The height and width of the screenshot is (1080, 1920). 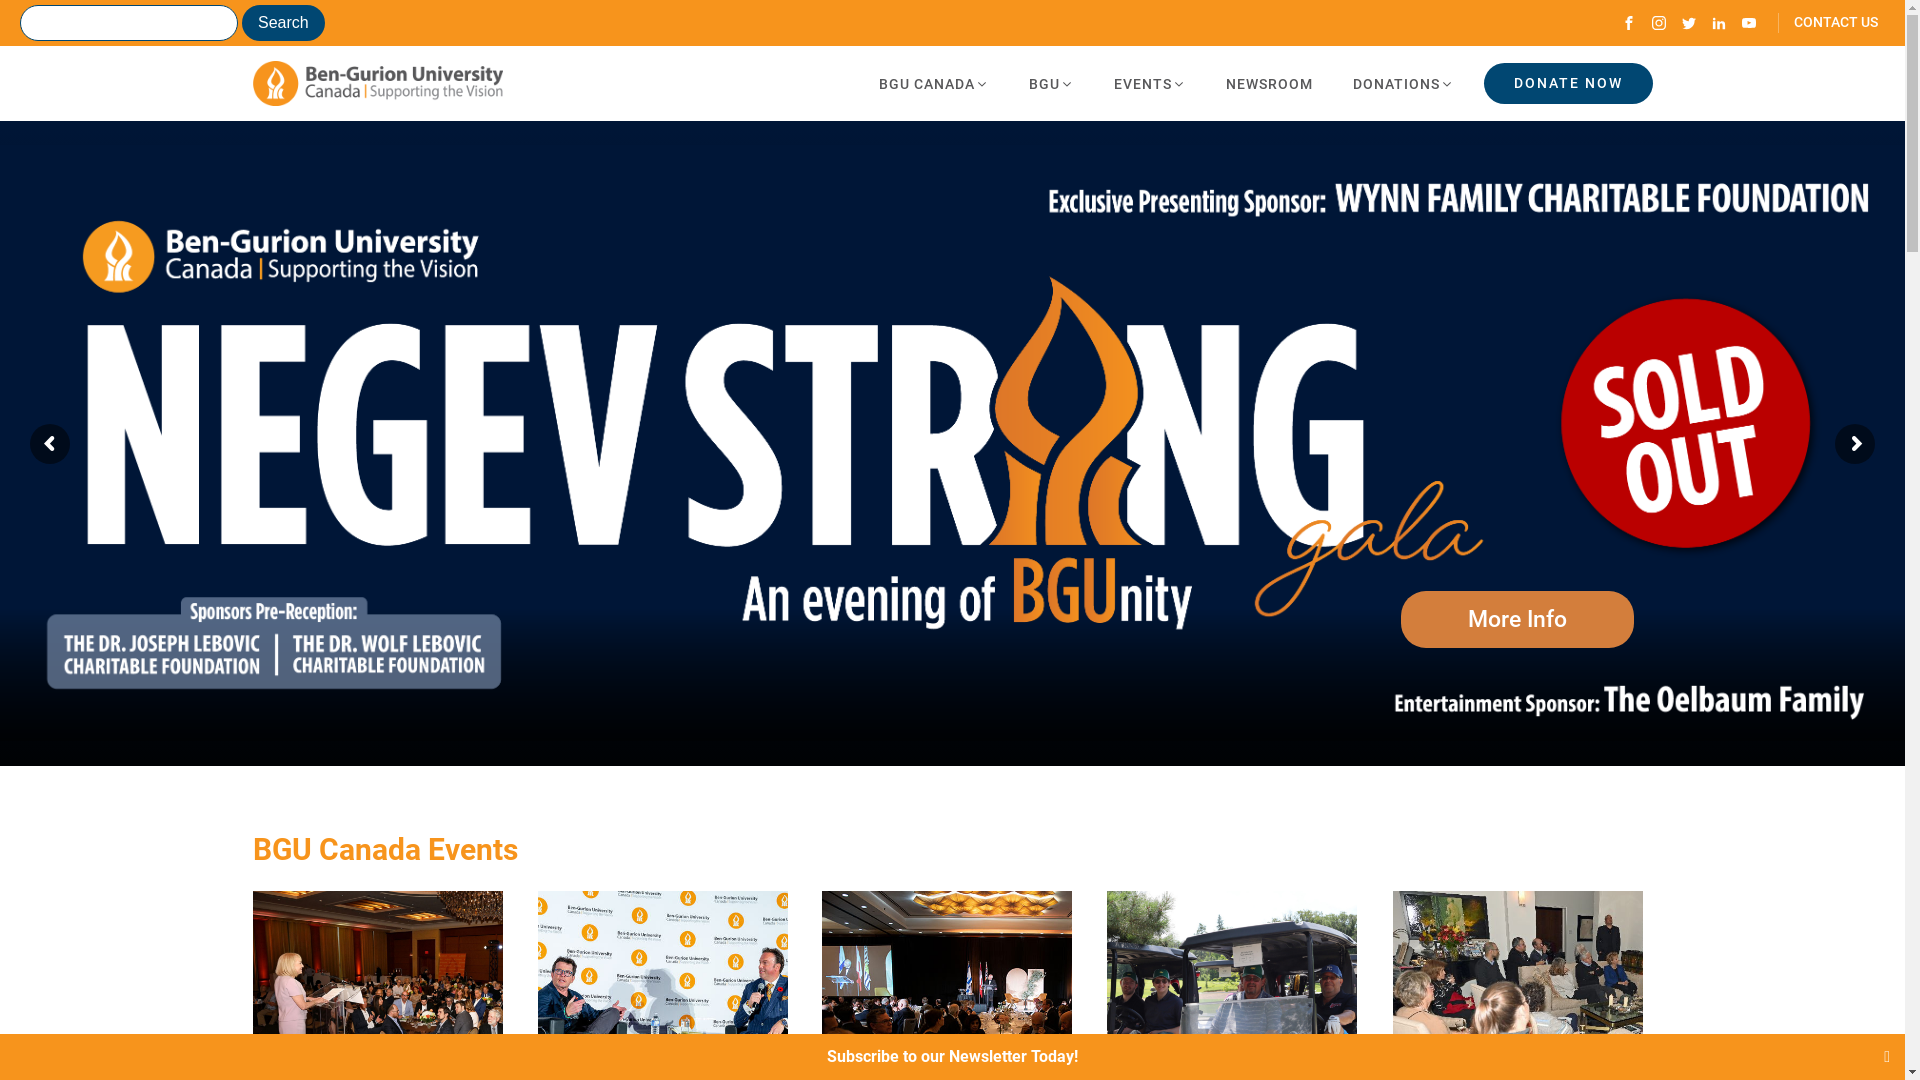 What do you see at coordinates (282, 23) in the screenshot?
I see `'Search'` at bounding box center [282, 23].